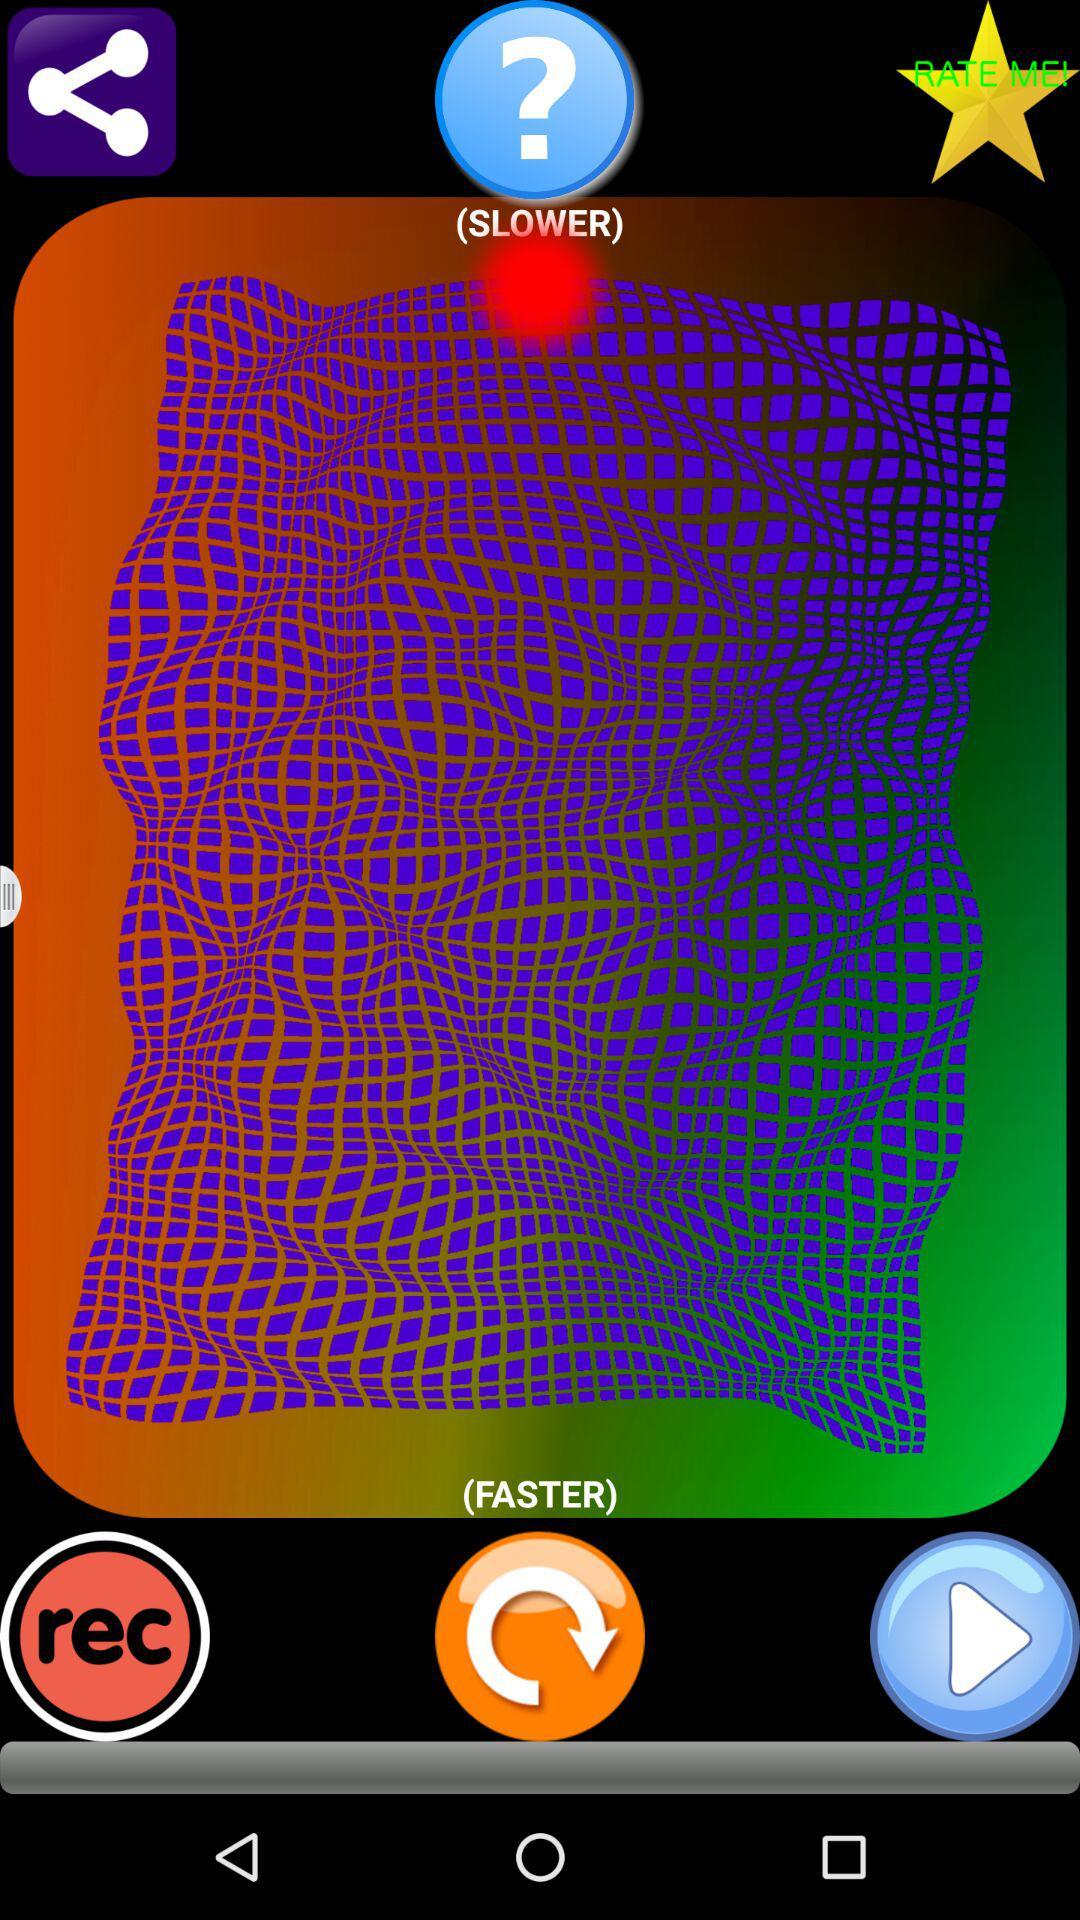 The width and height of the screenshot is (1080, 1920). Describe the element at coordinates (540, 1636) in the screenshot. I see `reload` at that location.